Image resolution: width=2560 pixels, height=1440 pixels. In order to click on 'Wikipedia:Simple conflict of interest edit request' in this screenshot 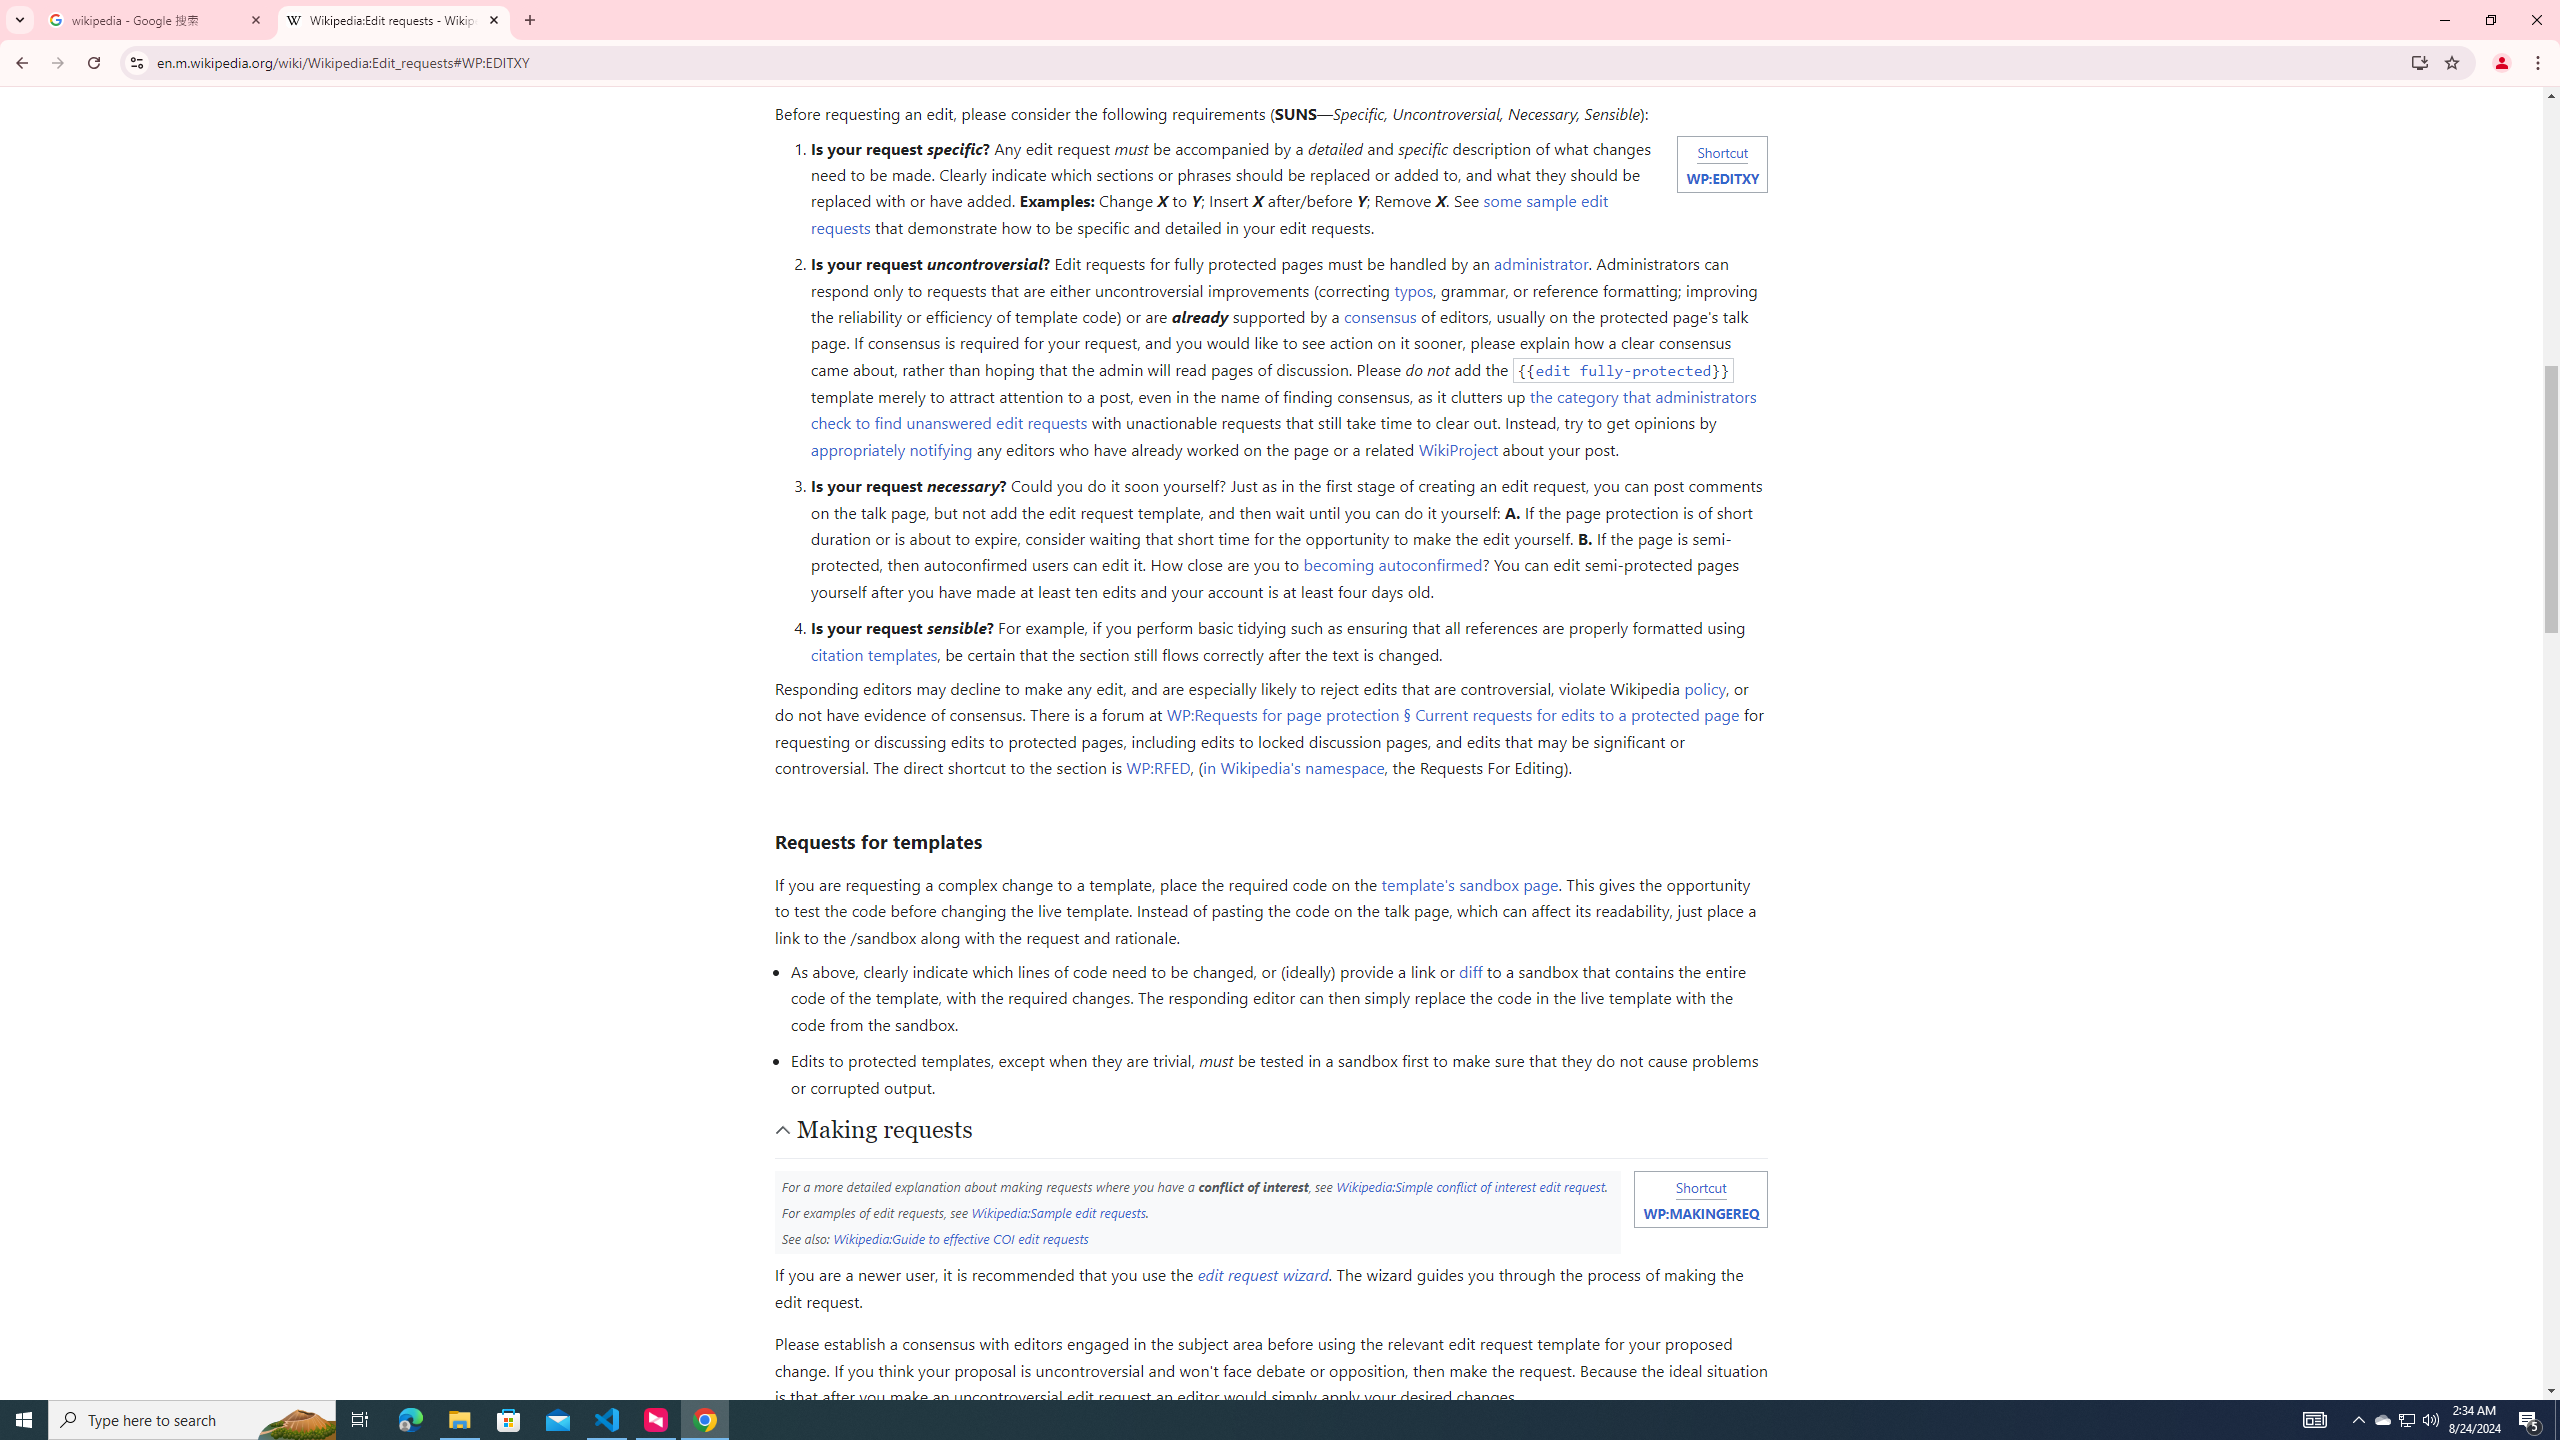, I will do `click(1469, 1187)`.